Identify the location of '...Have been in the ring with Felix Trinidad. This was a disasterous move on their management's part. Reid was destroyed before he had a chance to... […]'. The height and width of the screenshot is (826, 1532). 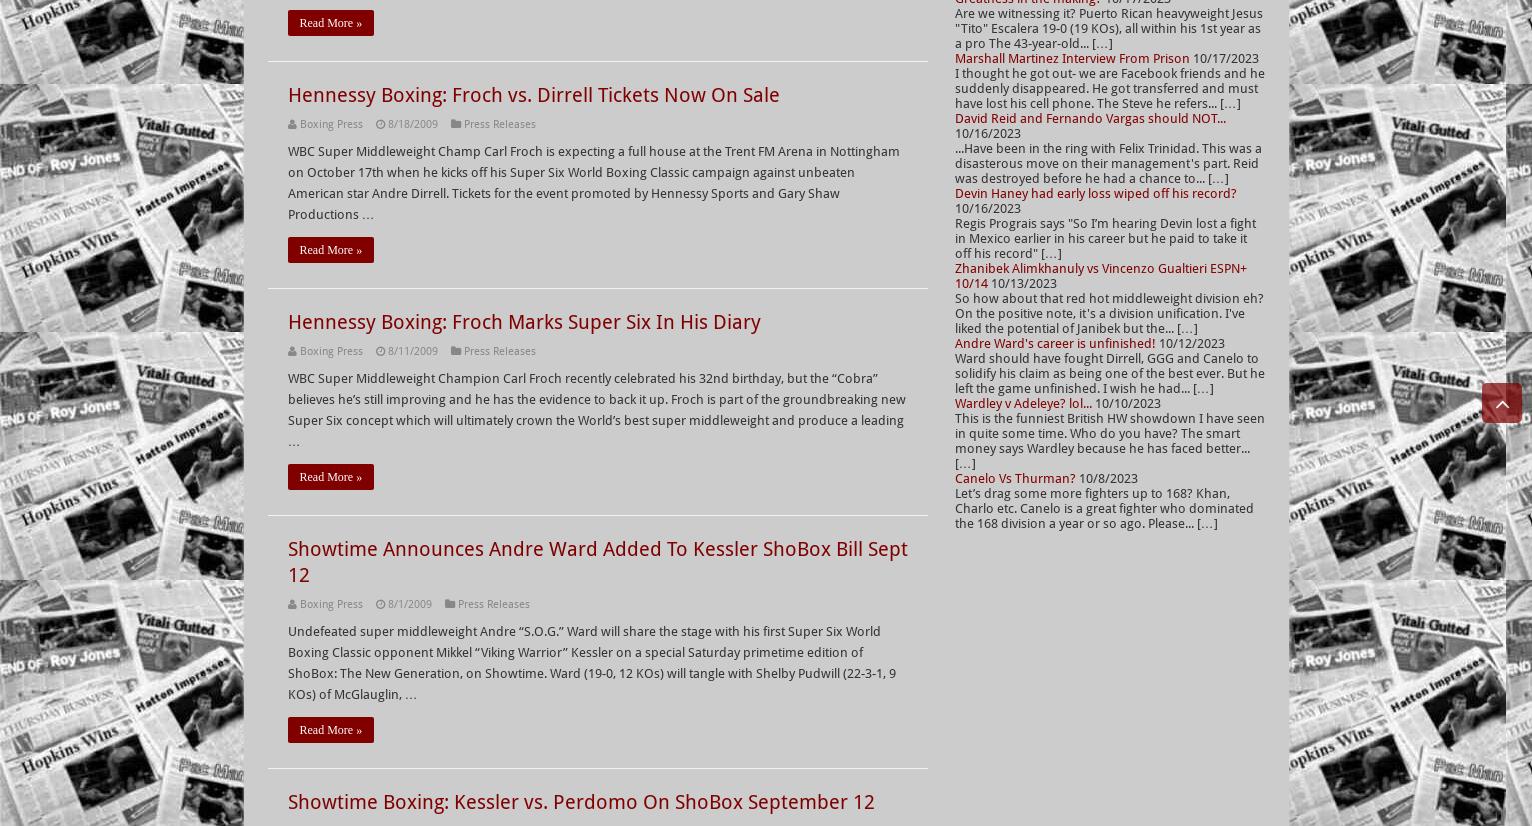
(1106, 162).